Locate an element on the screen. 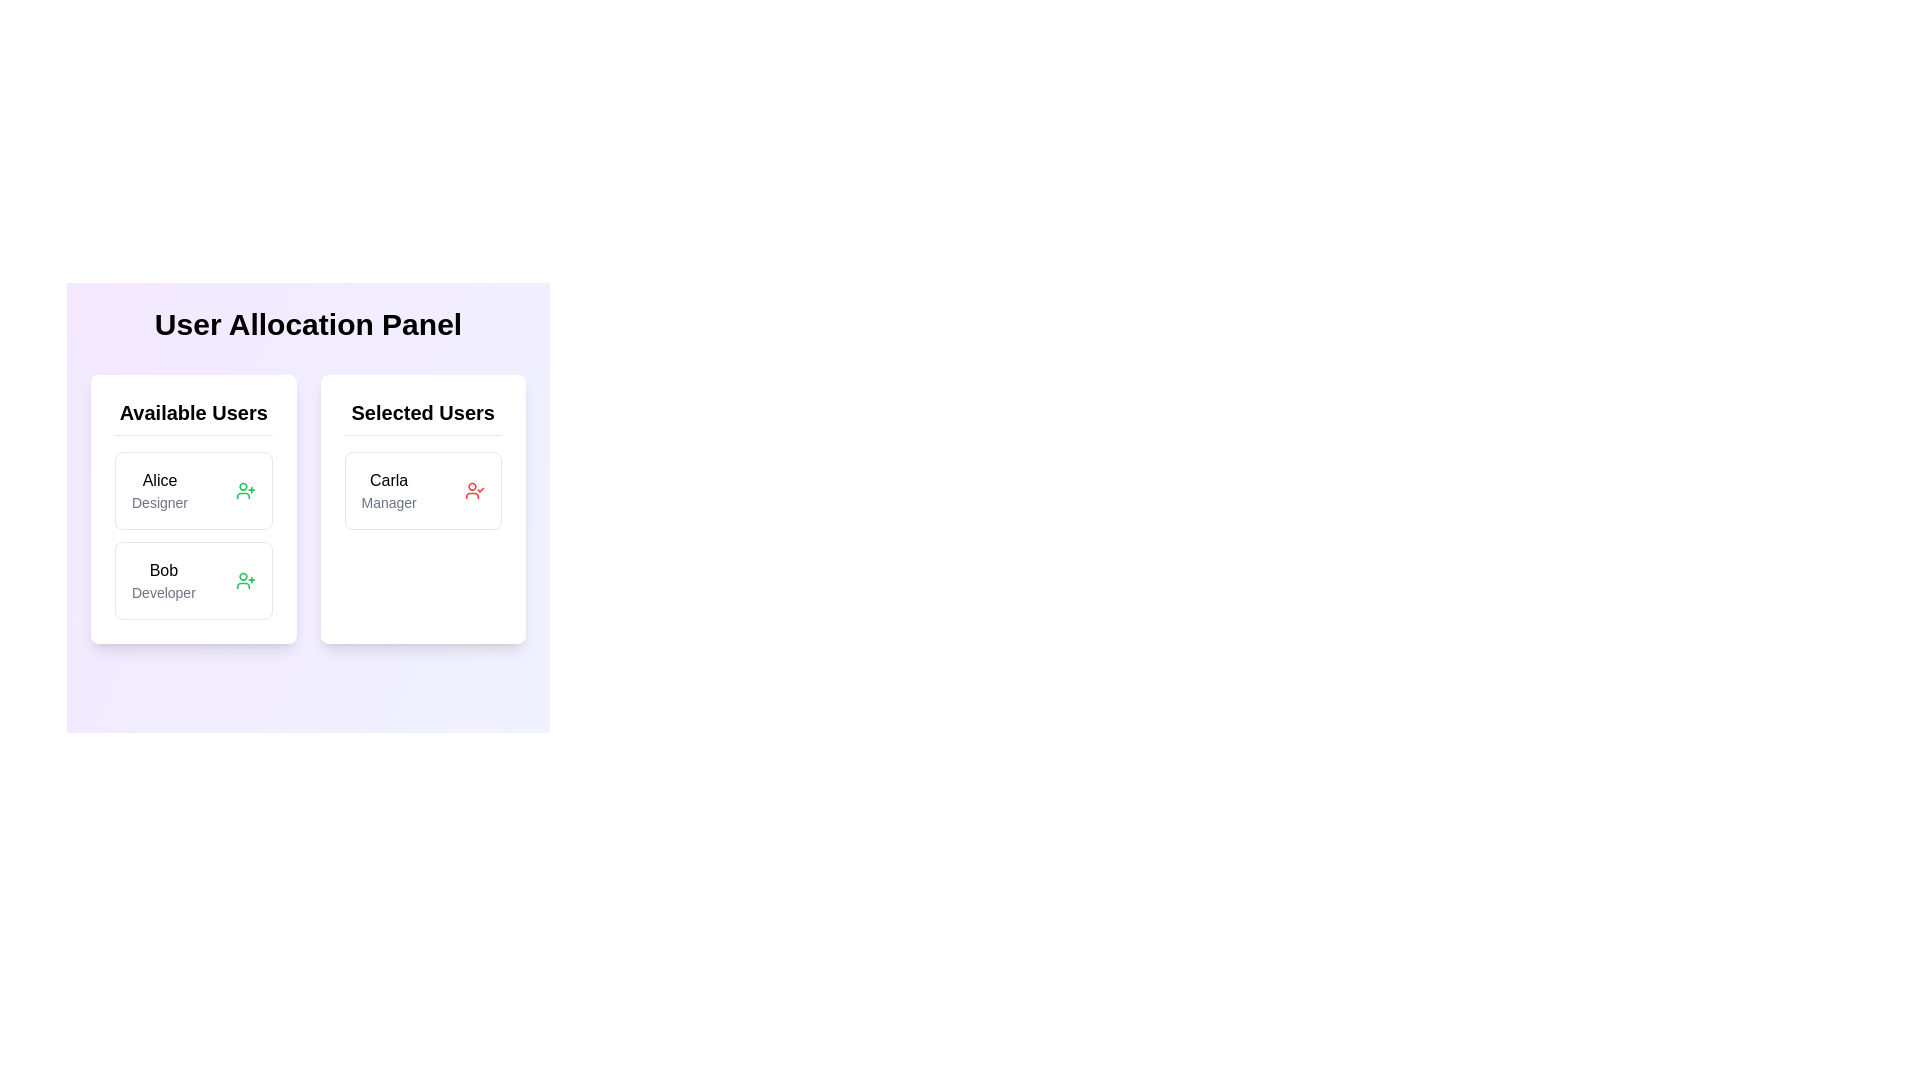 This screenshot has height=1080, width=1920. the text label displaying 'Designer', which is styled in gray and located beneath 'Alice' in the 'Available Users' panel is located at coordinates (158, 501).